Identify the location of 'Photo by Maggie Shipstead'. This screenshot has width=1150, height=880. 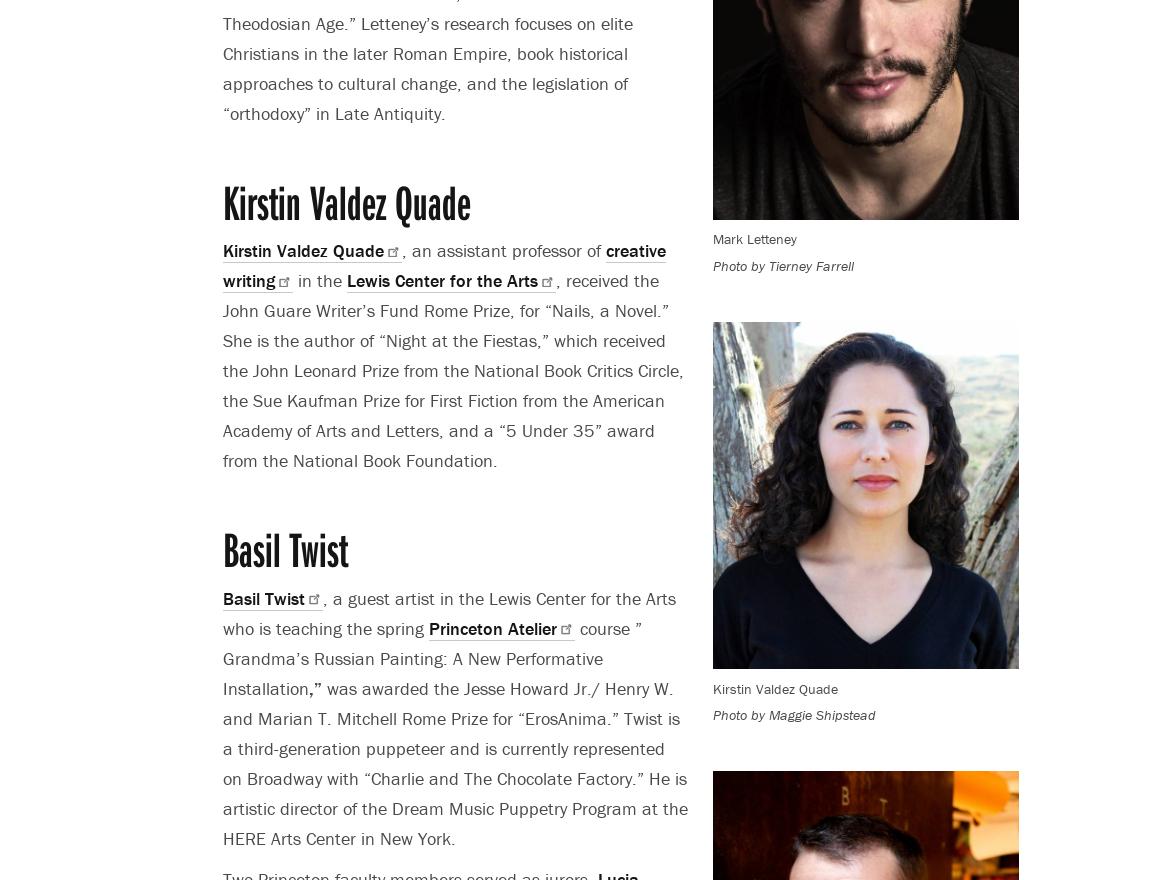
(792, 715).